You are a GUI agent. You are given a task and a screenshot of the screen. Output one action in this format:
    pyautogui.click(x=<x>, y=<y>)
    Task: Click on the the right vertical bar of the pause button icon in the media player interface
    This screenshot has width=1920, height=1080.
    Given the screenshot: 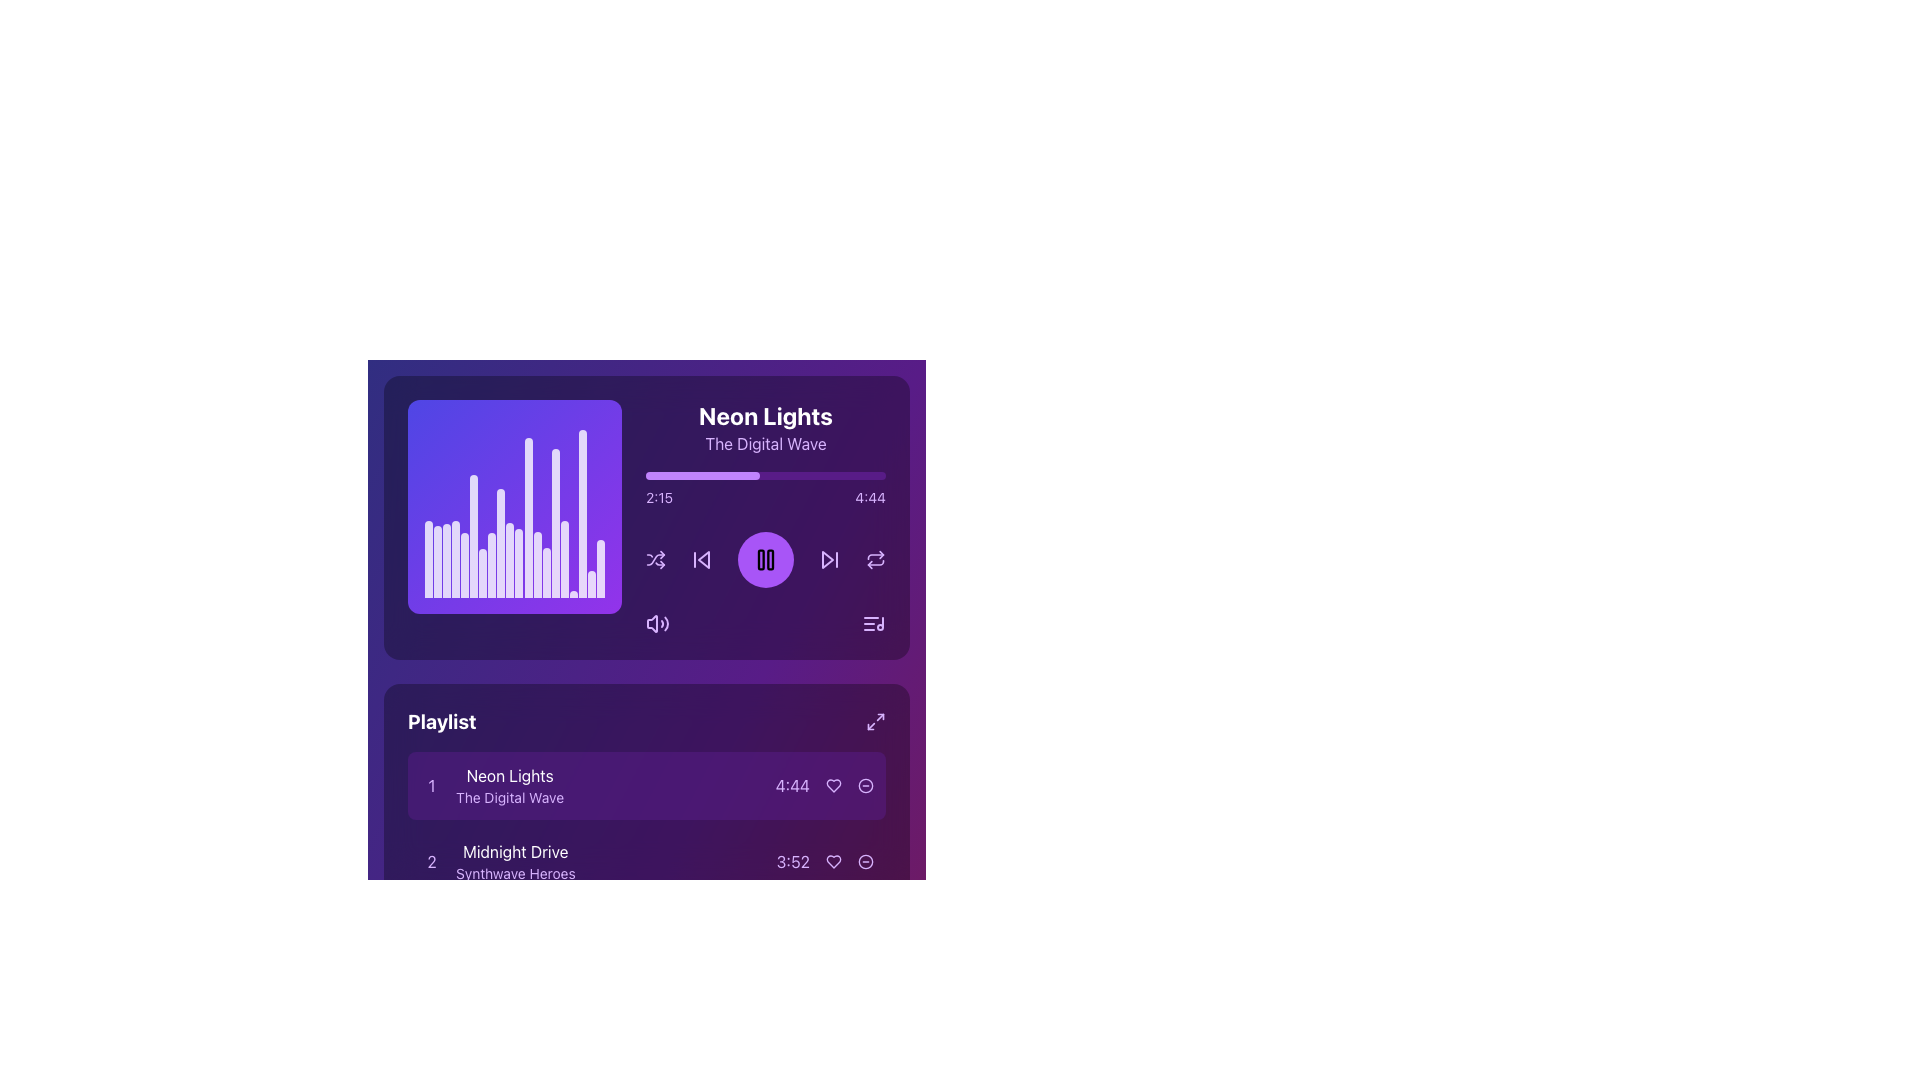 What is the action you would take?
    pyautogui.click(x=769, y=559)
    